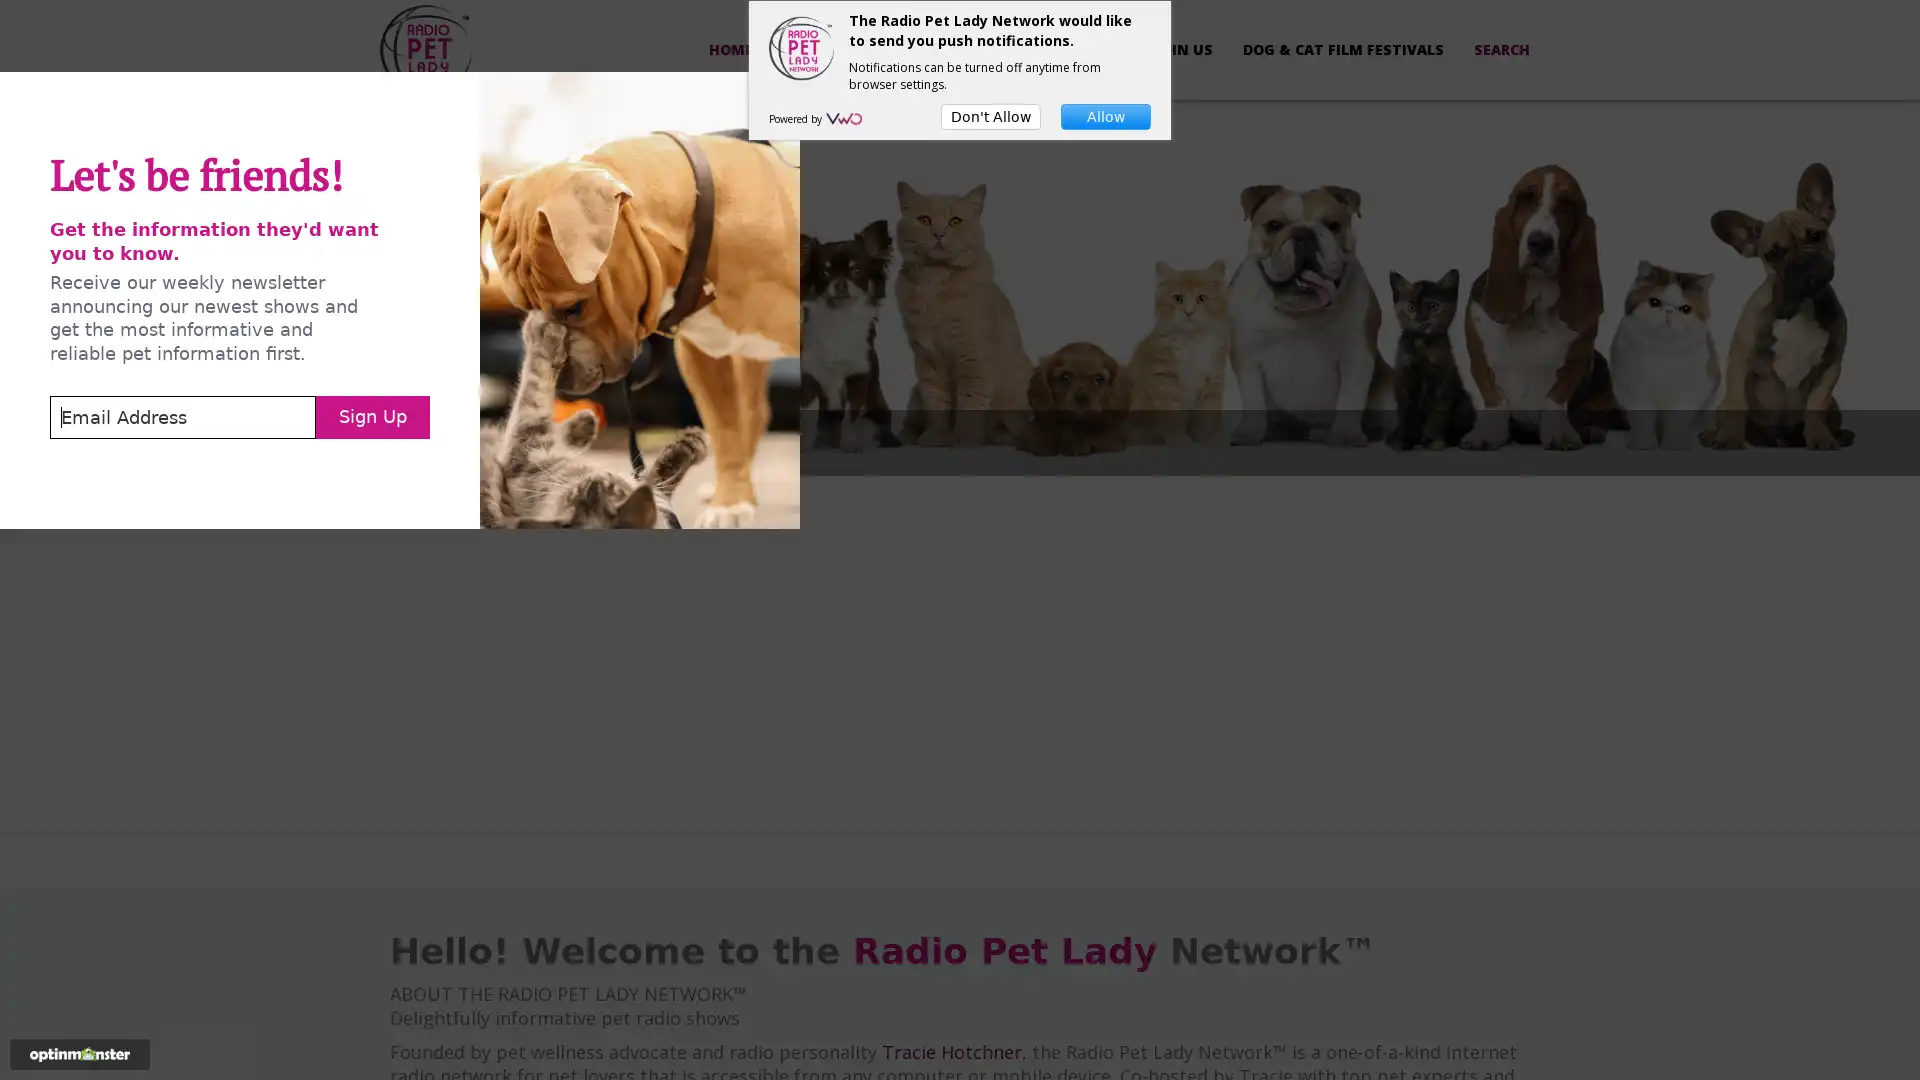 Image resolution: width=1920 pixels, height=1080 pixels. I want to click on Don't Allow, so click(990, 115).